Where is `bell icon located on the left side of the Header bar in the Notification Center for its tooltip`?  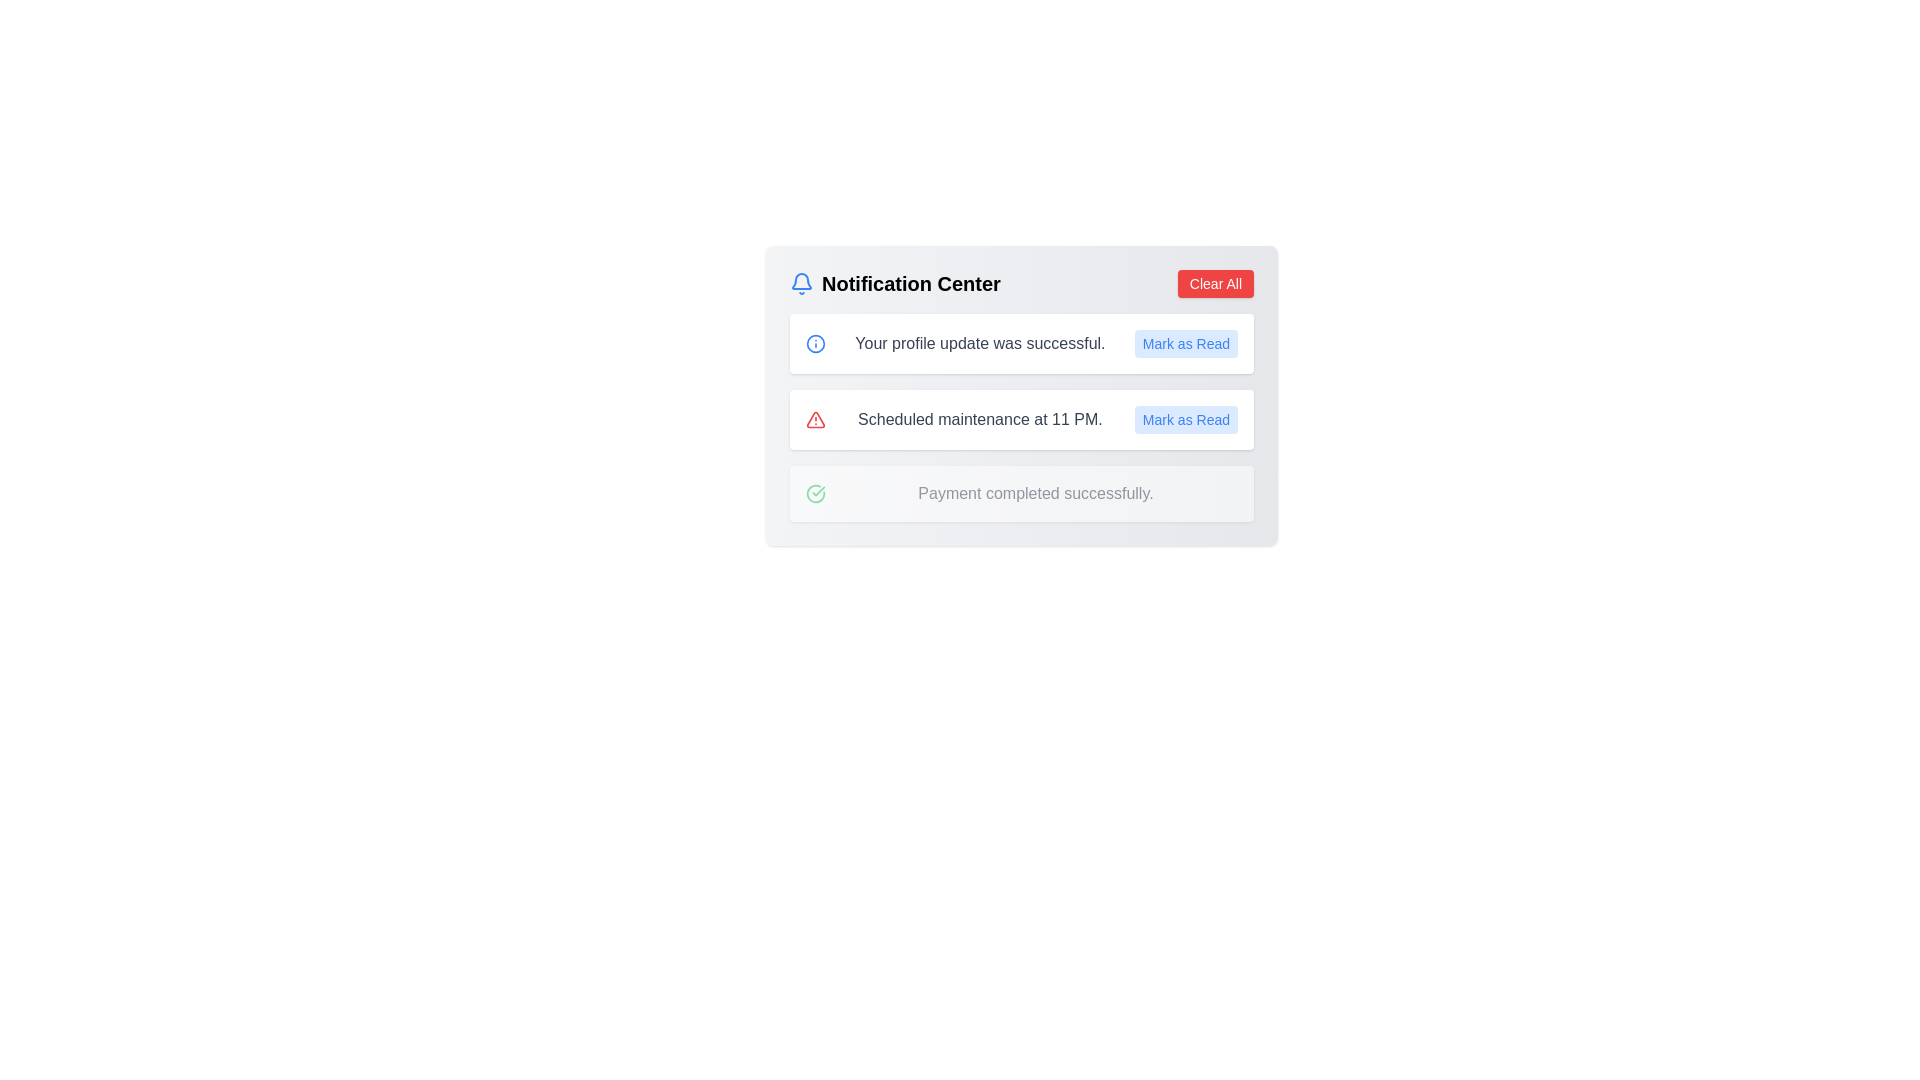
bell icon located on the left side of the Header bar in the Notification Center for its tooltip is located at coordinates (1022, 284).